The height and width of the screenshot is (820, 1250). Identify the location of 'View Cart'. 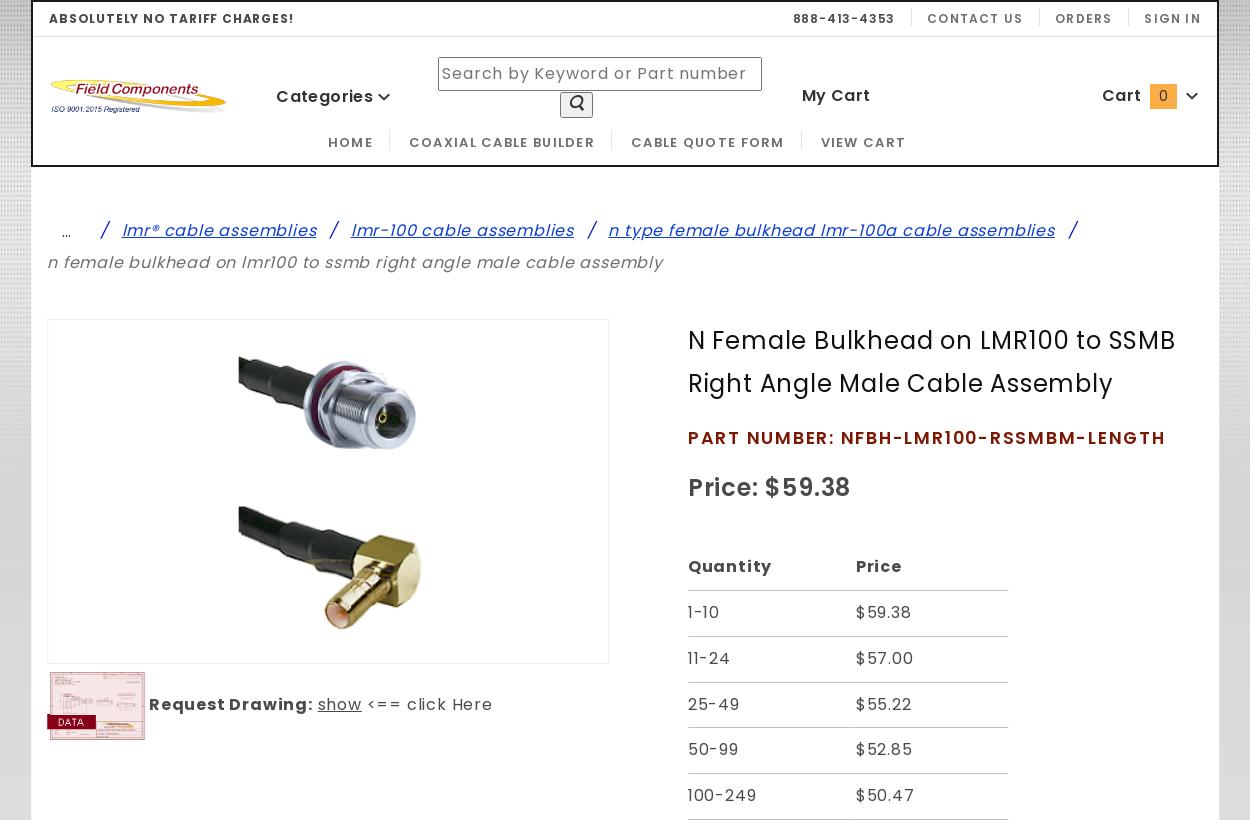
(862, 140).